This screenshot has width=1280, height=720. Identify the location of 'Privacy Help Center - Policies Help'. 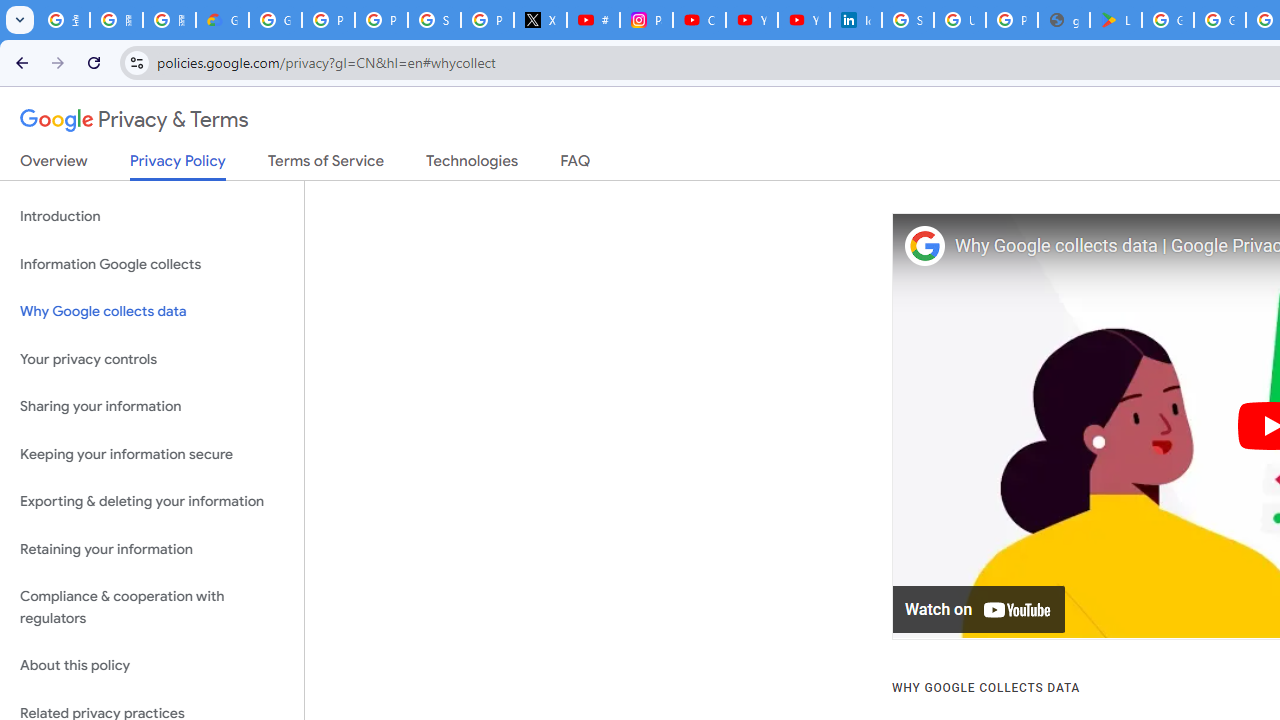
(381, 20).